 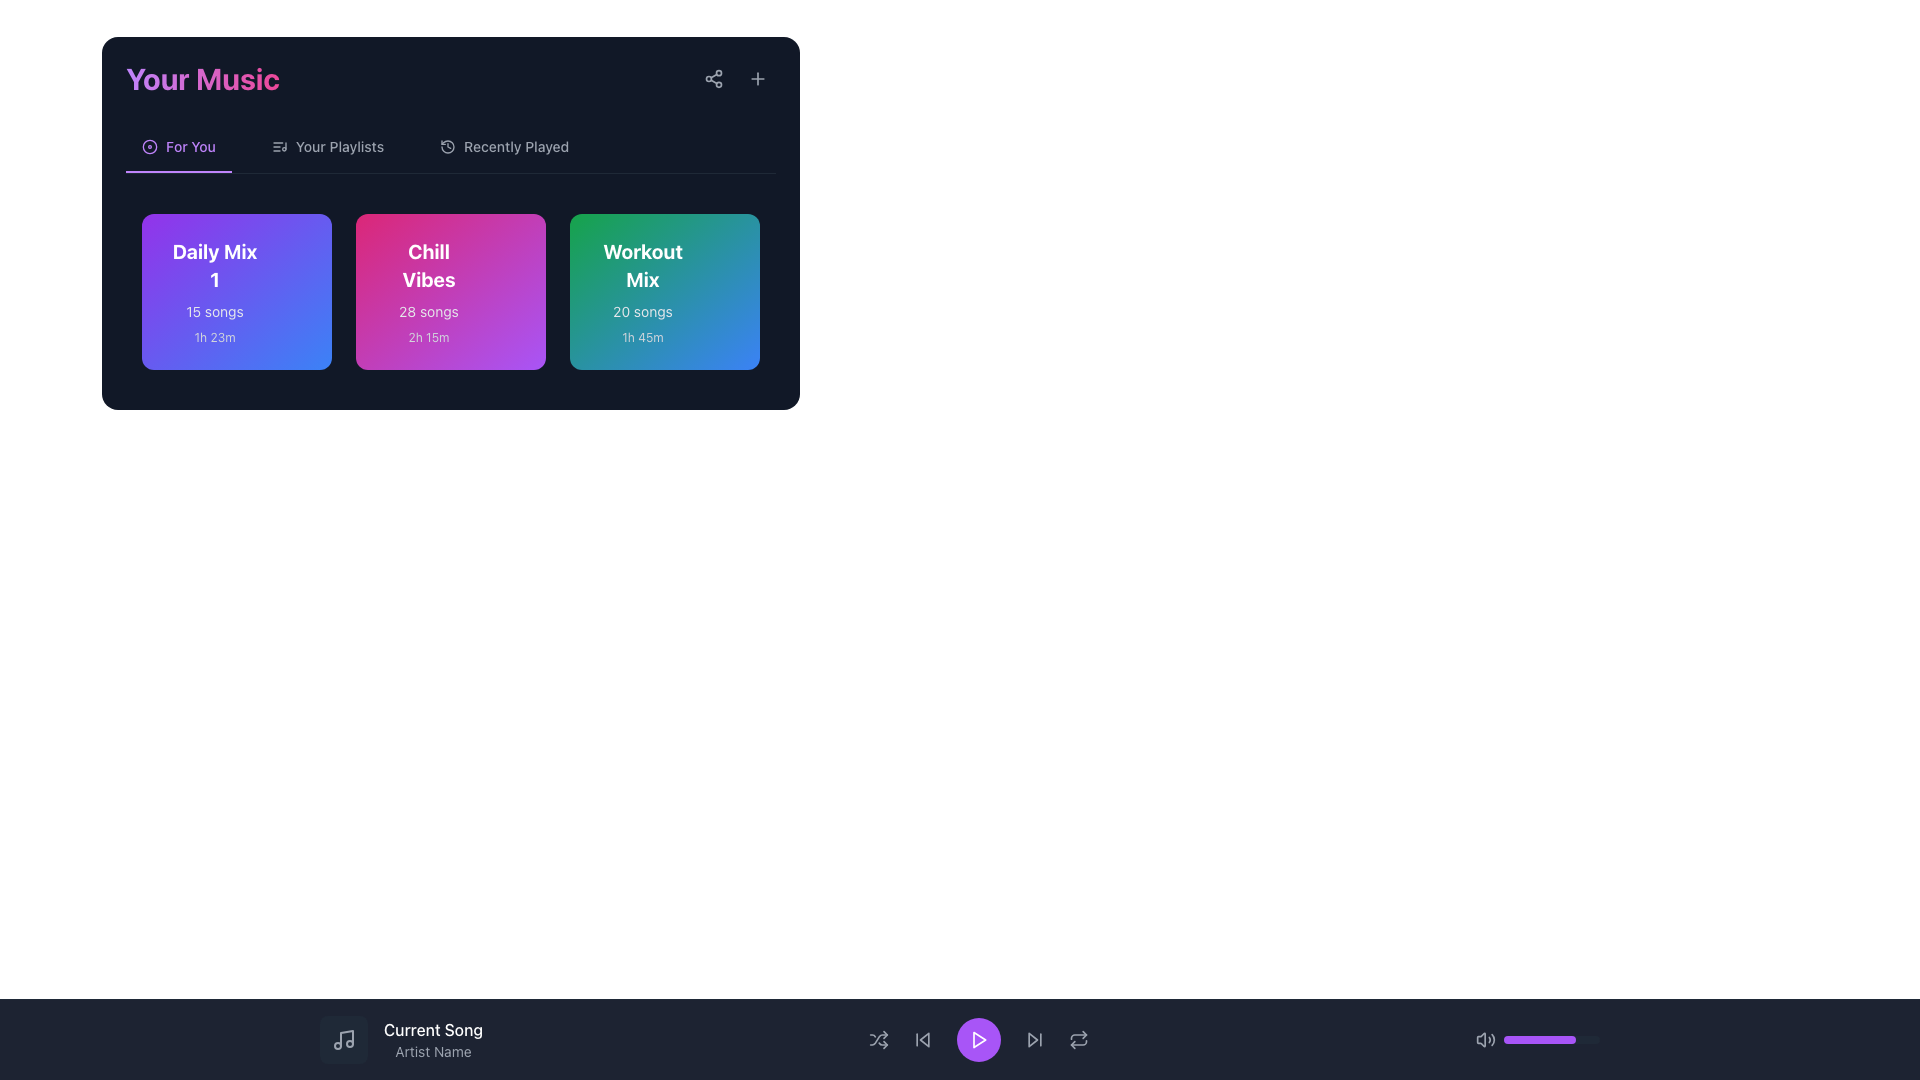 What do you see at coordinates (1486, 1039) in the screenshot?
I see `the sound or volume icon located to the left of the horizontal progress bar in the bottom control area of the application to interact with it` at bounding box center [1486, 1039].